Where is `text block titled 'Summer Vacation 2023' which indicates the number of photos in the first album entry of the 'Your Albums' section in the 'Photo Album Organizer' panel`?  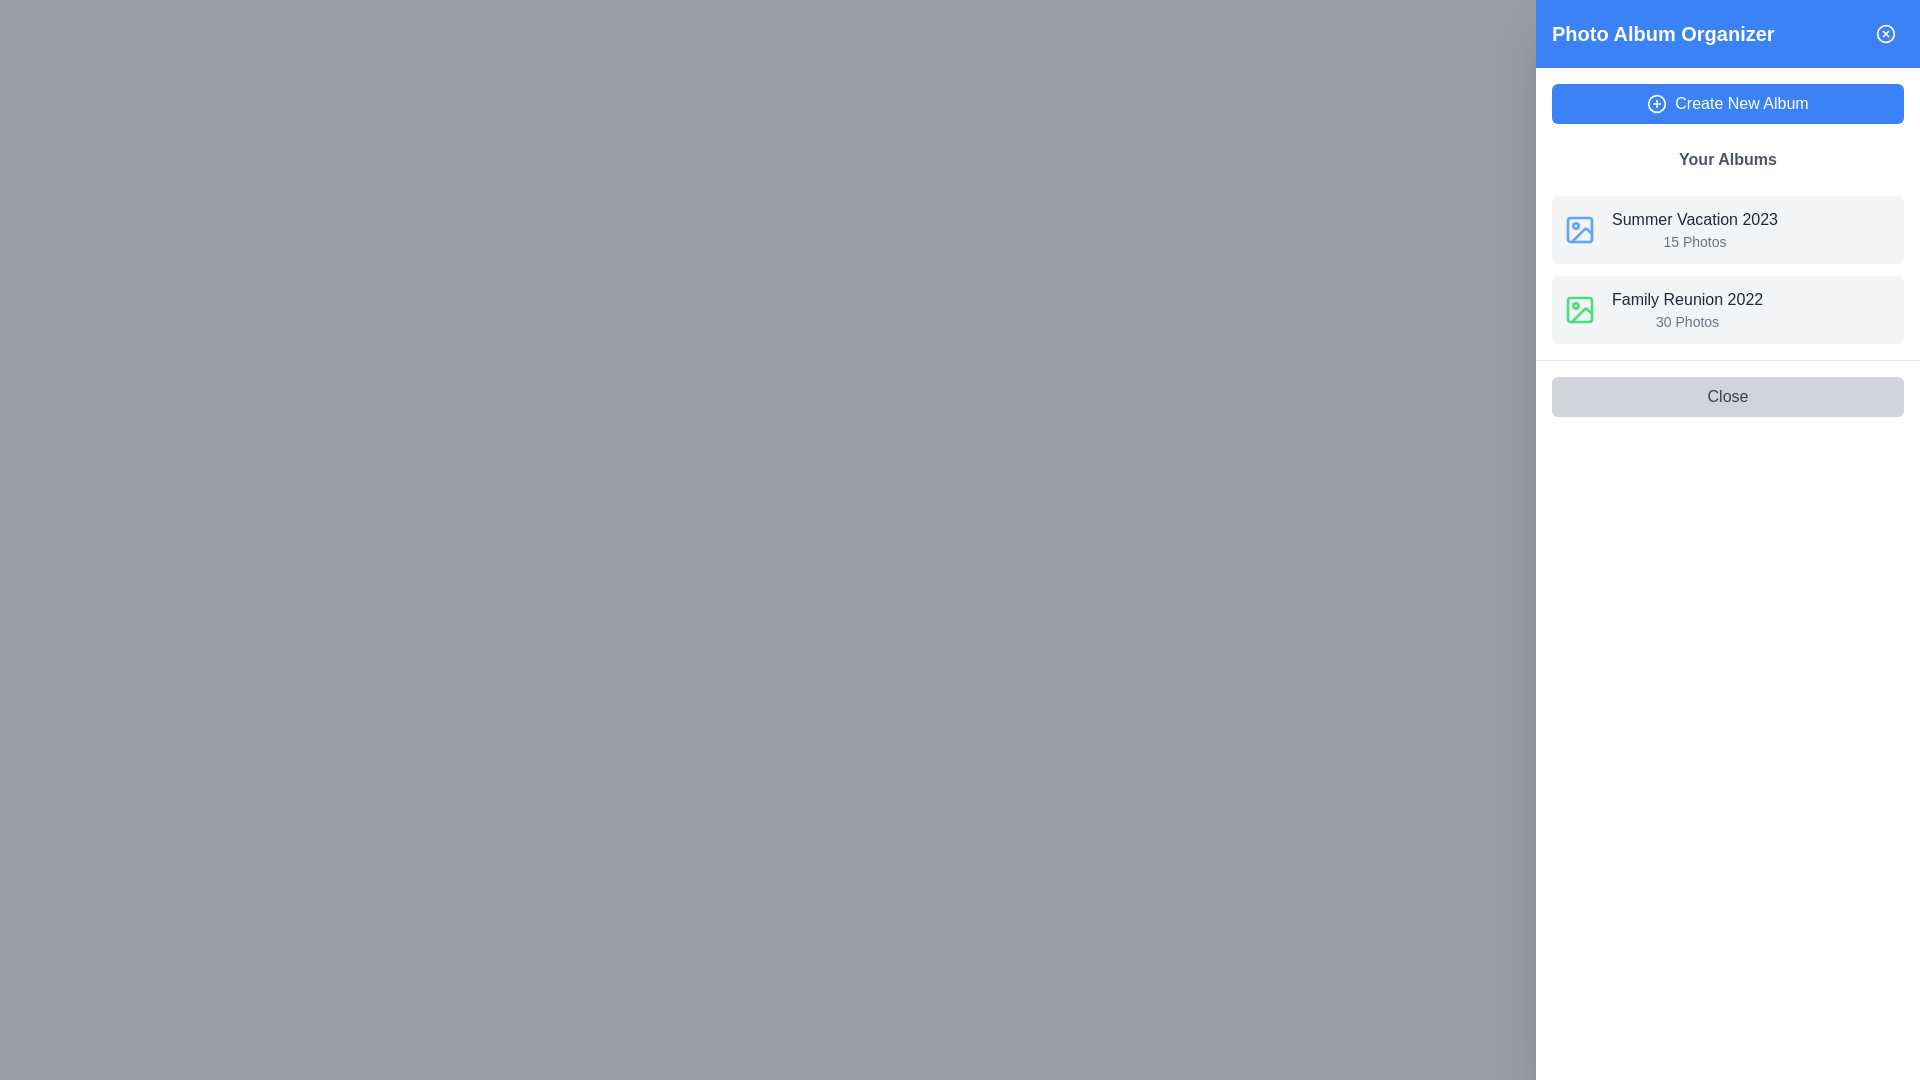 text block titled 'Summer Vacation 2023' which indicates the number of photos in the first album entry of the 'Your Albums' section in the 'Photo Album Organizer' panel is located at coordinates (1693, 229).